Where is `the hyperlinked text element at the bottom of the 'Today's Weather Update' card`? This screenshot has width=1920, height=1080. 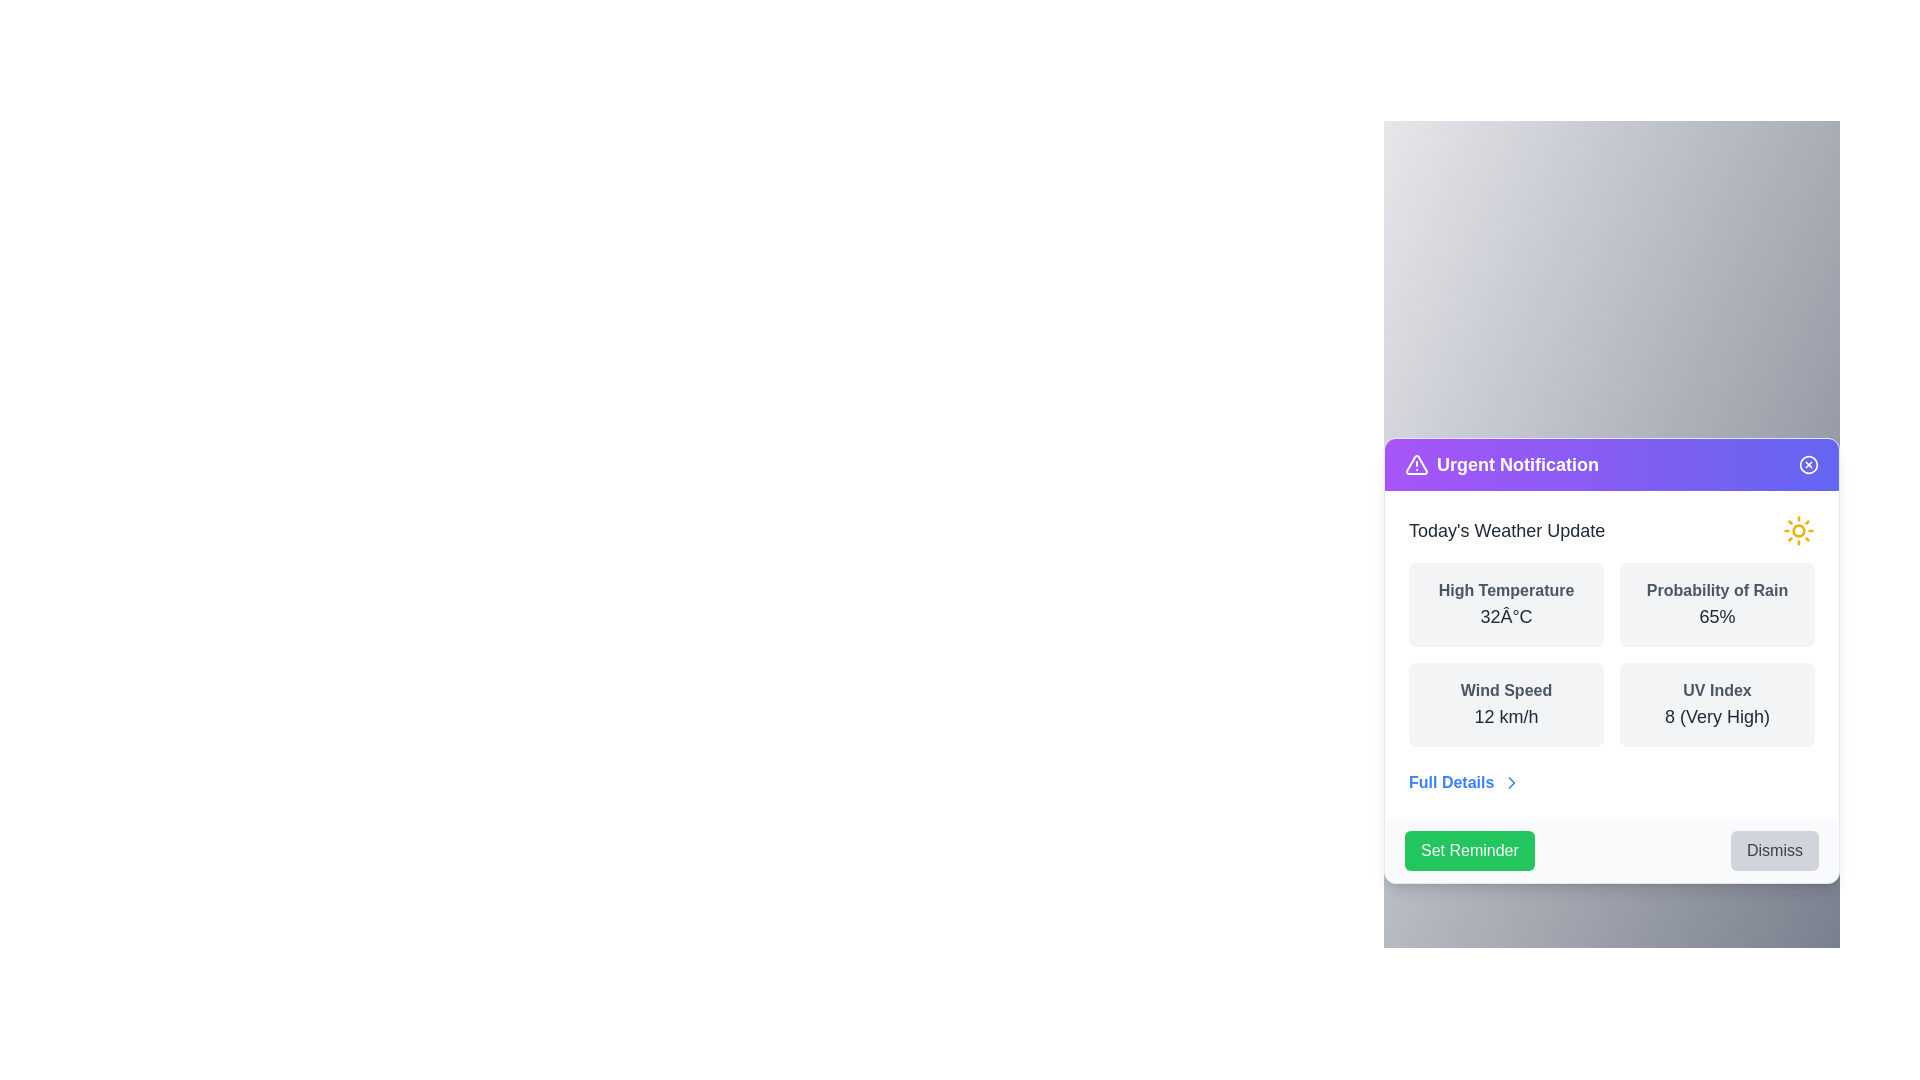 the hyperlinked text element at the bottom of the 'Today's Weather Update' card is located at coordinates (1465, 782).